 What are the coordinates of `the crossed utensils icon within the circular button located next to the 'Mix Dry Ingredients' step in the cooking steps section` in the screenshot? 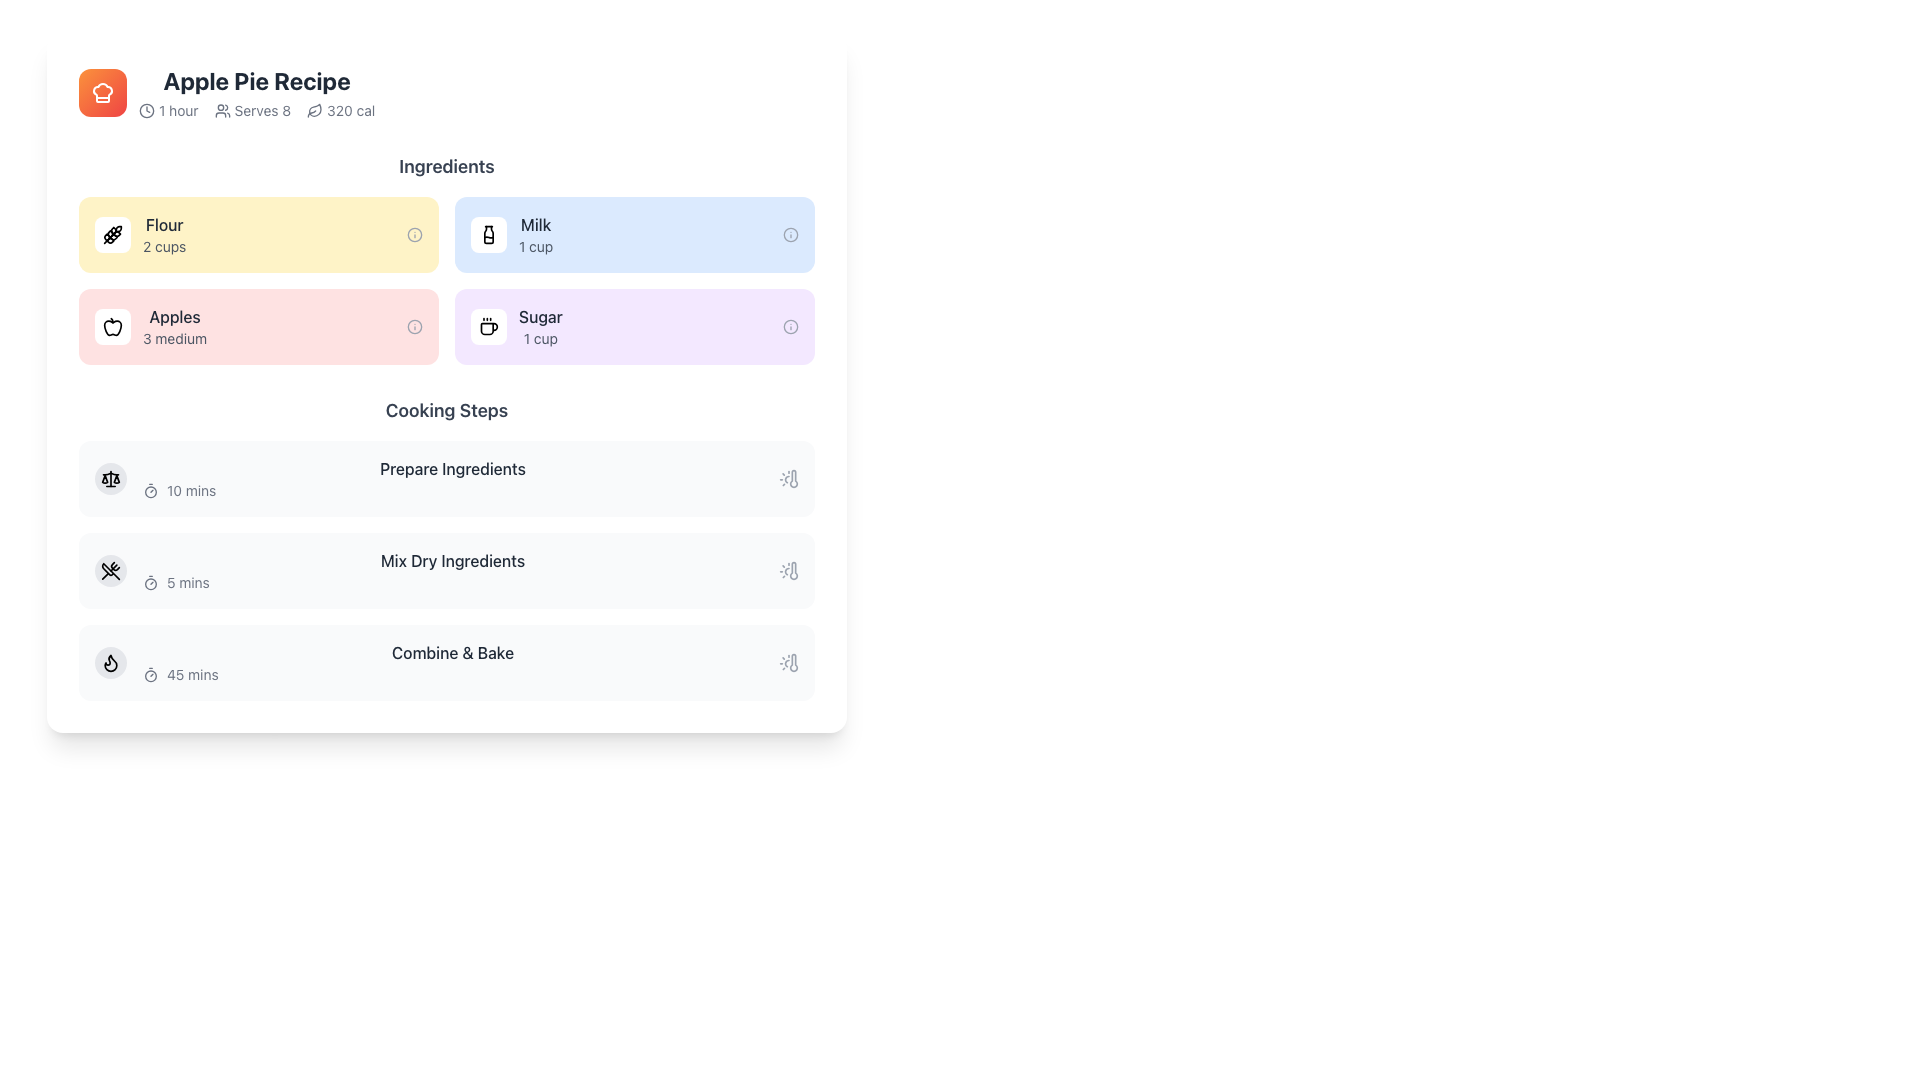 It's located at (109, 570).